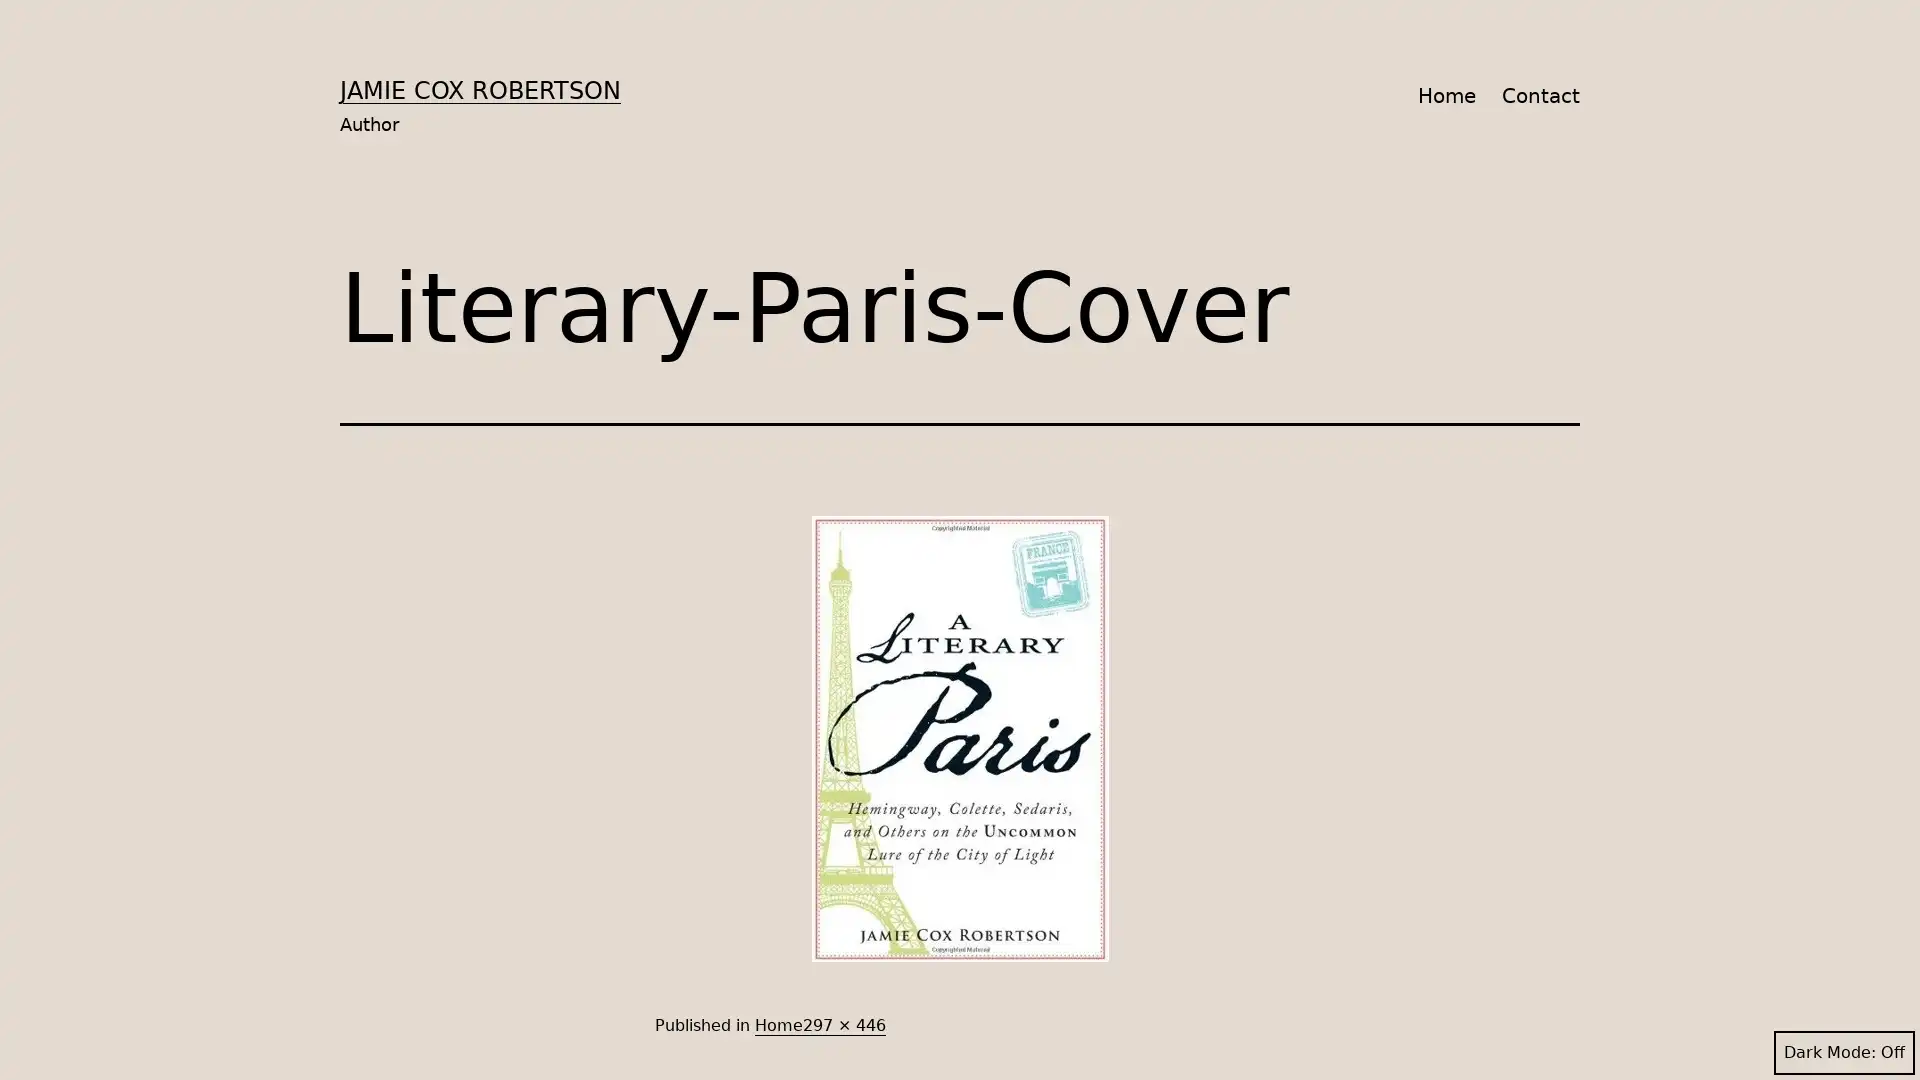 This screenshot has height=1080, width=1920. Describe the element at coordinates (1843, 1052) in the screenshot. I see `Dark Mode:` at that location.